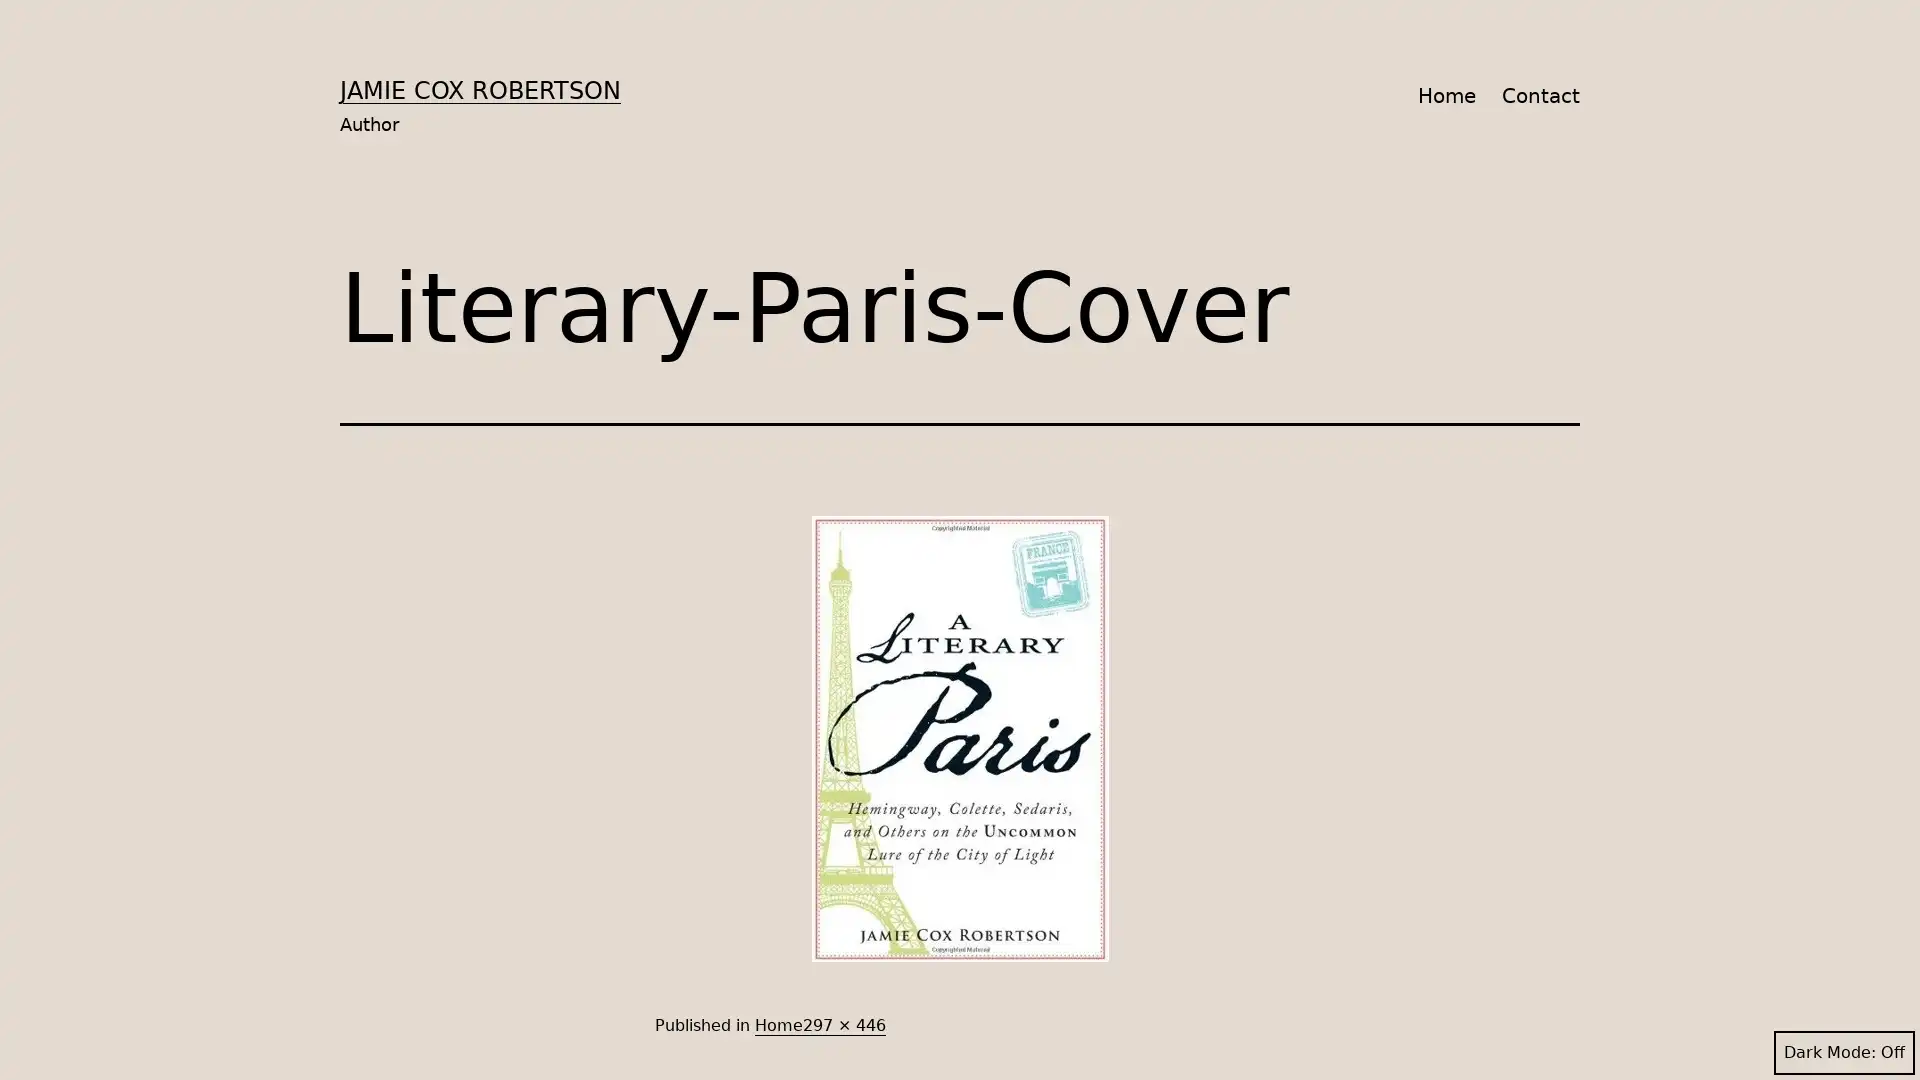 This screenshot has height=1080, width=1920. Describe the element at coordinates (1843, 1052) in the screenshot. I see `Dark Mode:` at that location.